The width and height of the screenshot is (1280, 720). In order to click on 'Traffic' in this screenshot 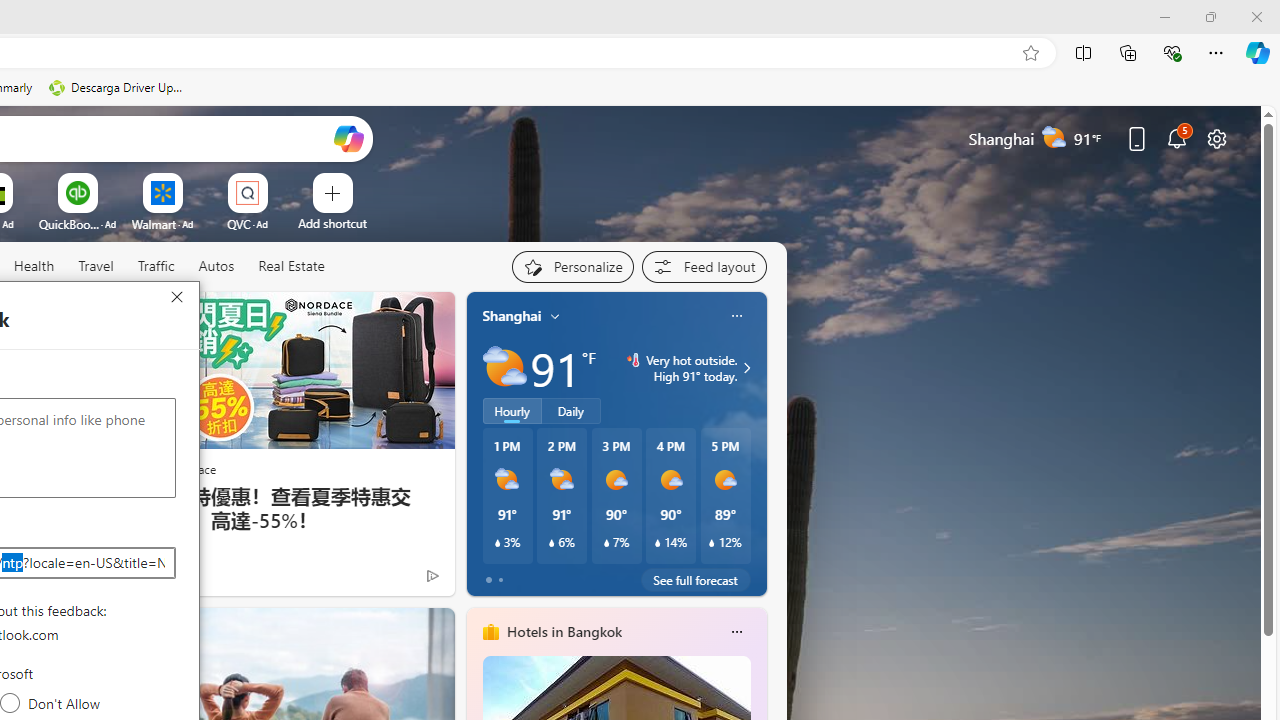, I will do `click(154, 265)`.